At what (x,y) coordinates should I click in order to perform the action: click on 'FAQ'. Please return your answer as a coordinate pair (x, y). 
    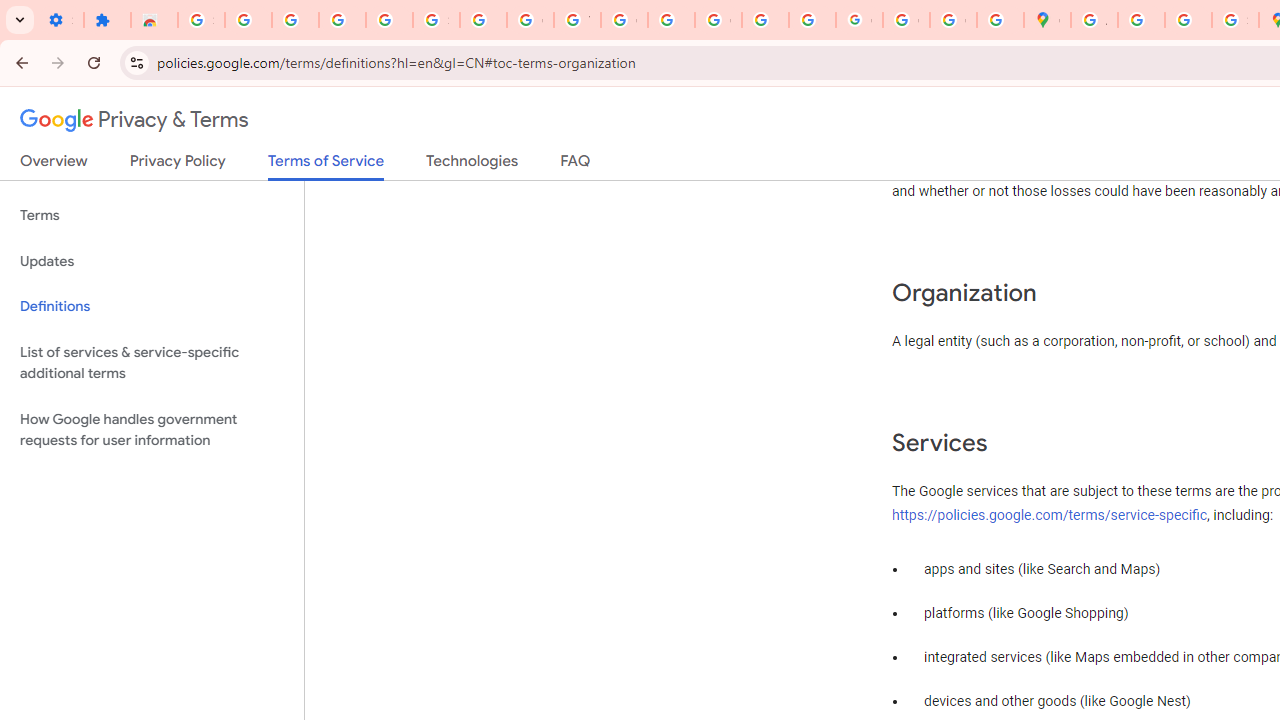
    Looking at the image, I should click on (575, 164).